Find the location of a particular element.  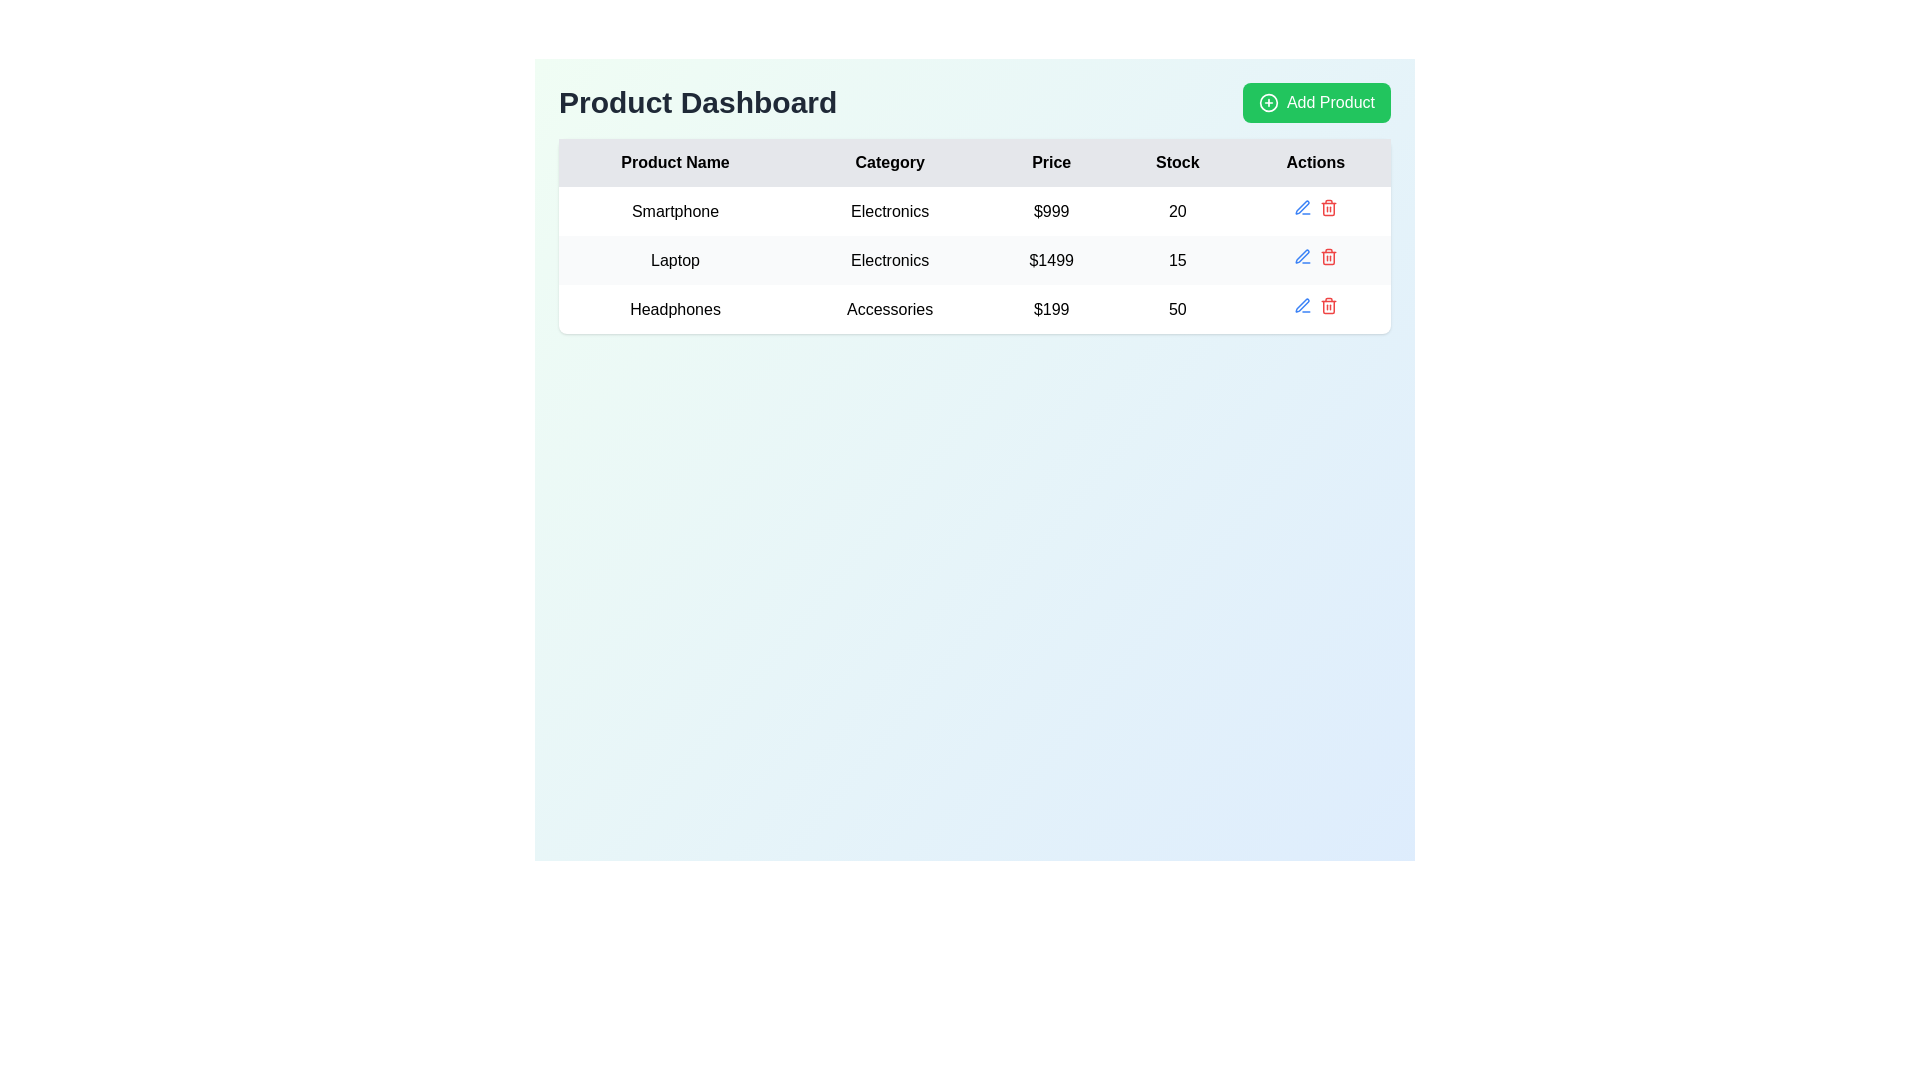

the static text displaying '20' under the 'Stock' column for the product 'Smartphone' in the data table is located at coordinates (1177, 211).